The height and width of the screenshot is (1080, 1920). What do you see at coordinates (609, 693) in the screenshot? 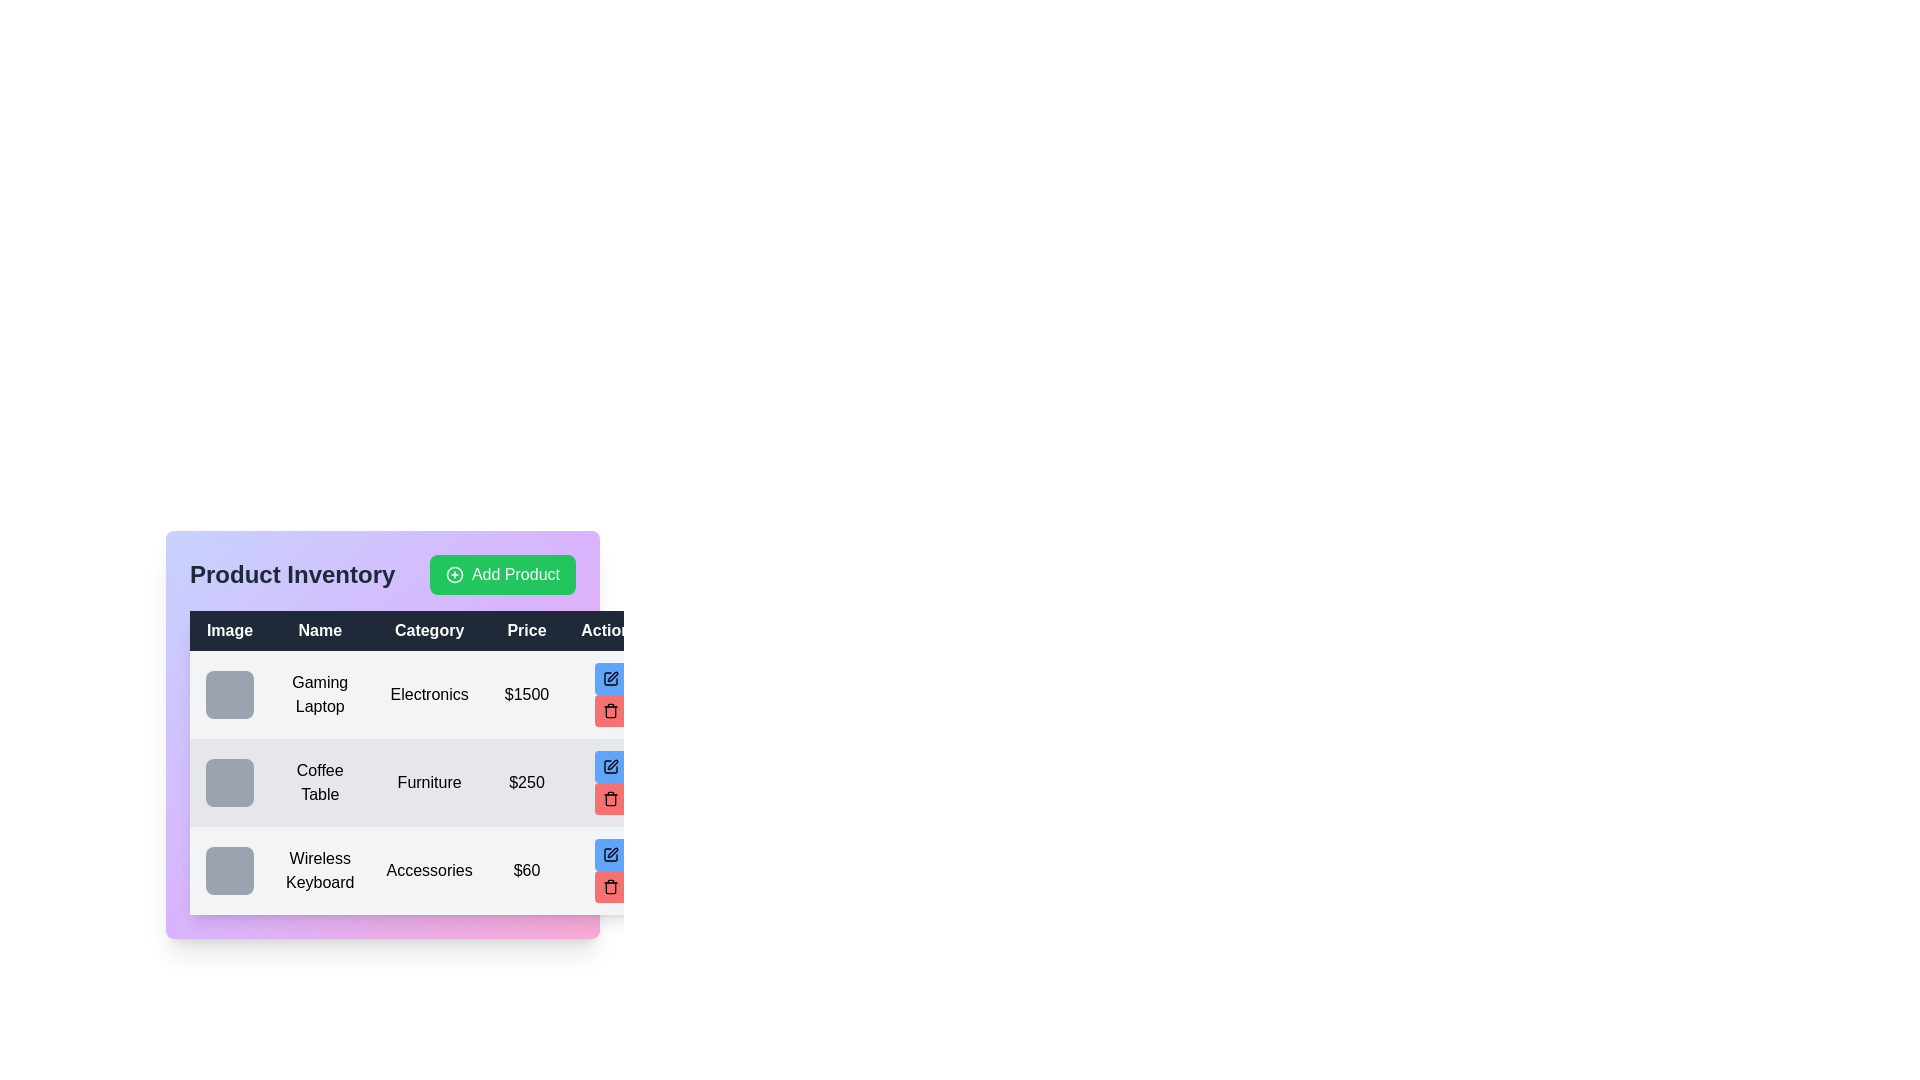
I see `the delete button in the last column of the table row corresponding to the 'Gaming Laptop' product entry, located beneath the blue edit button` at bounding box center [609, 693].